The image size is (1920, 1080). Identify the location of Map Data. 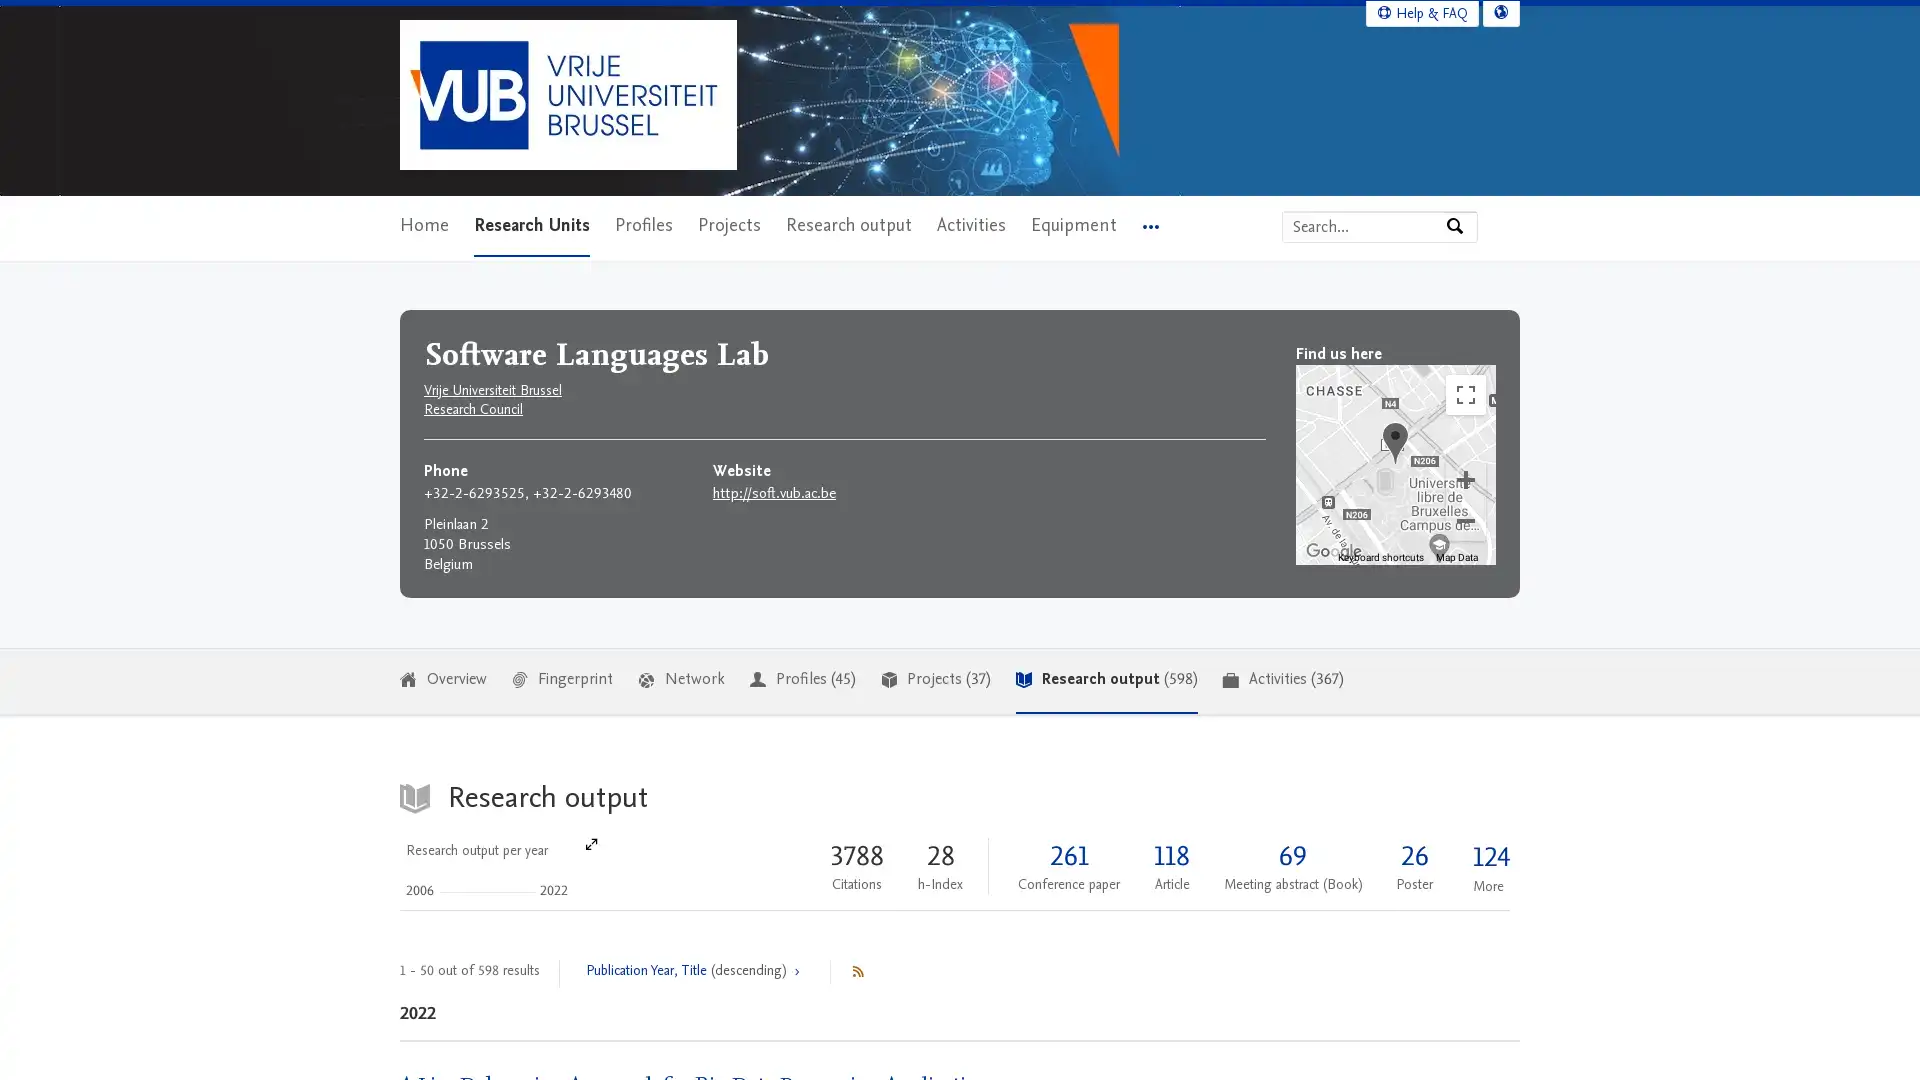
(1457, 556).